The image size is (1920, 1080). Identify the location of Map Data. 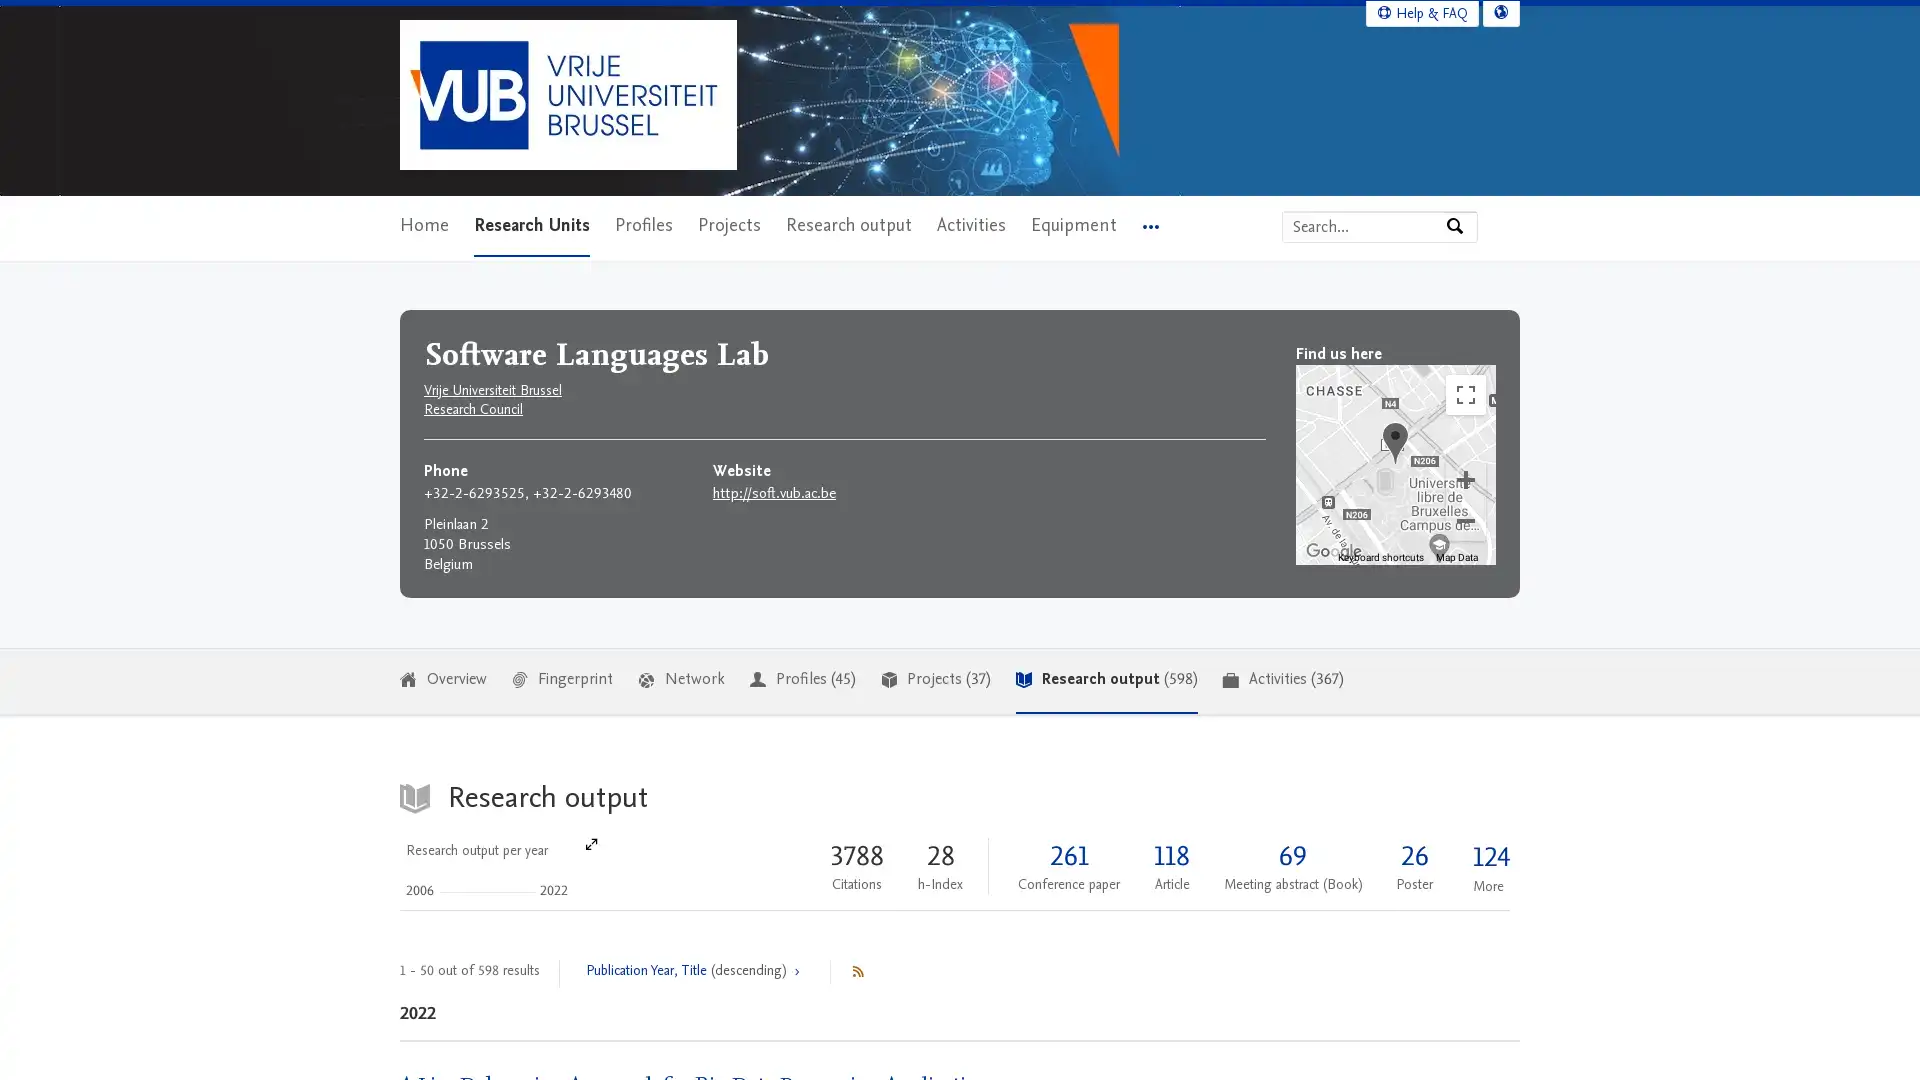
(1457, 556).